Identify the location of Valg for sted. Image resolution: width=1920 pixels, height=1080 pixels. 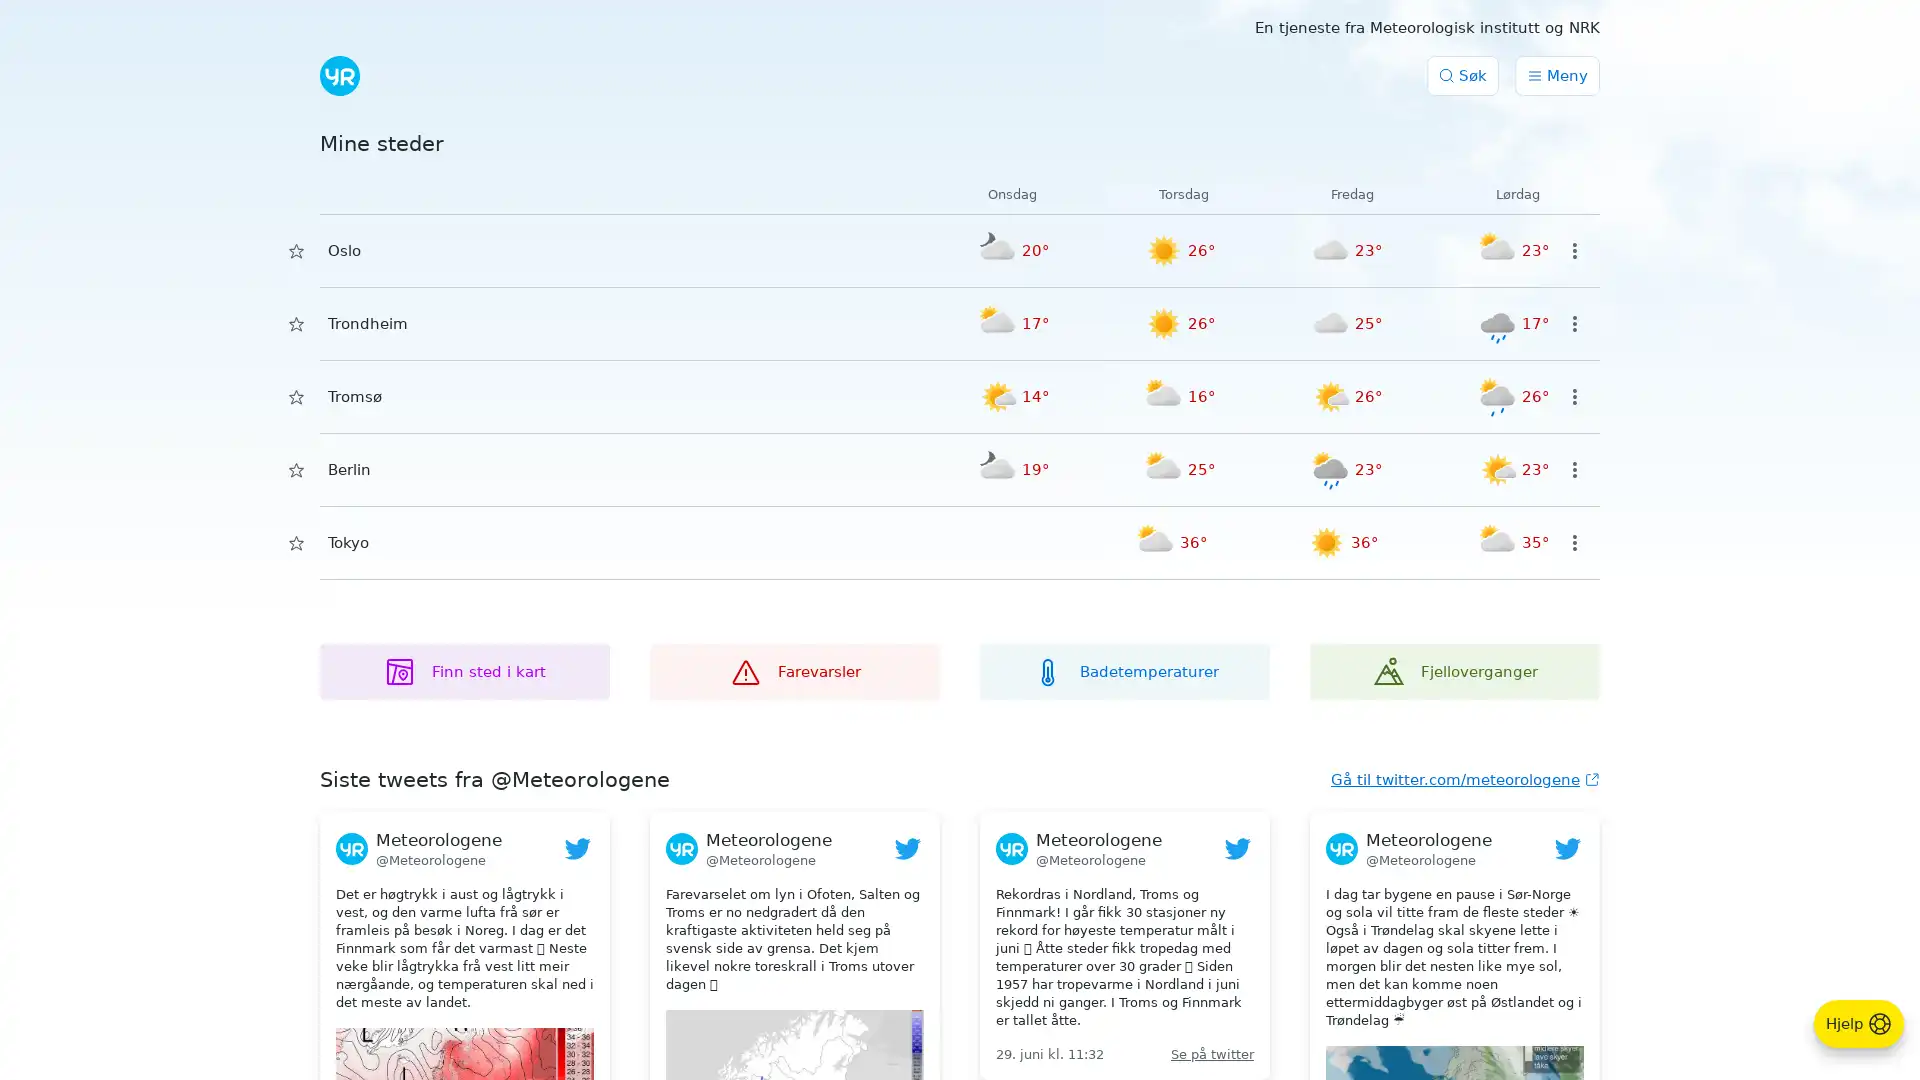
(1573, 470).